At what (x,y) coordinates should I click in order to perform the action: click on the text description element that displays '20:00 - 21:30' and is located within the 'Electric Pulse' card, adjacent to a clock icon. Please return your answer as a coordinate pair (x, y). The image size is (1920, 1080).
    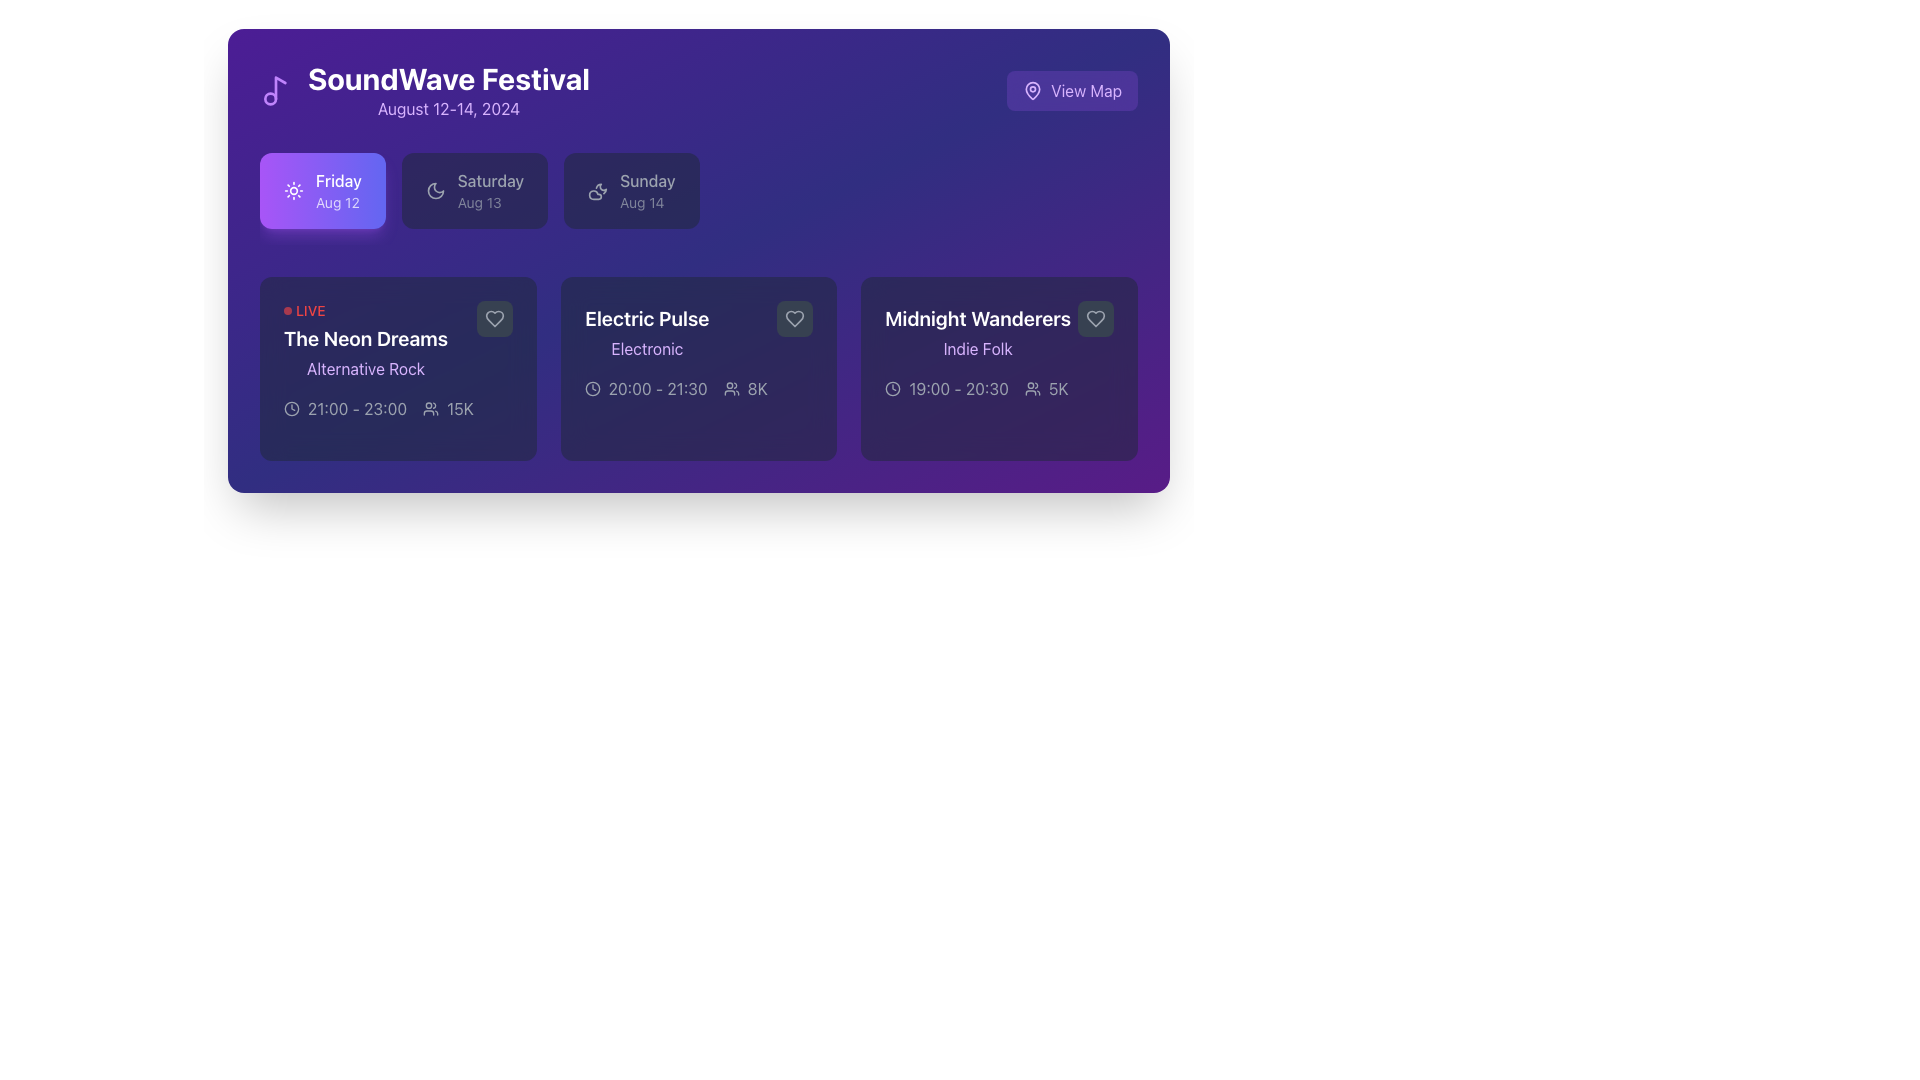
    Looking at the image, I should click on (646, 389).